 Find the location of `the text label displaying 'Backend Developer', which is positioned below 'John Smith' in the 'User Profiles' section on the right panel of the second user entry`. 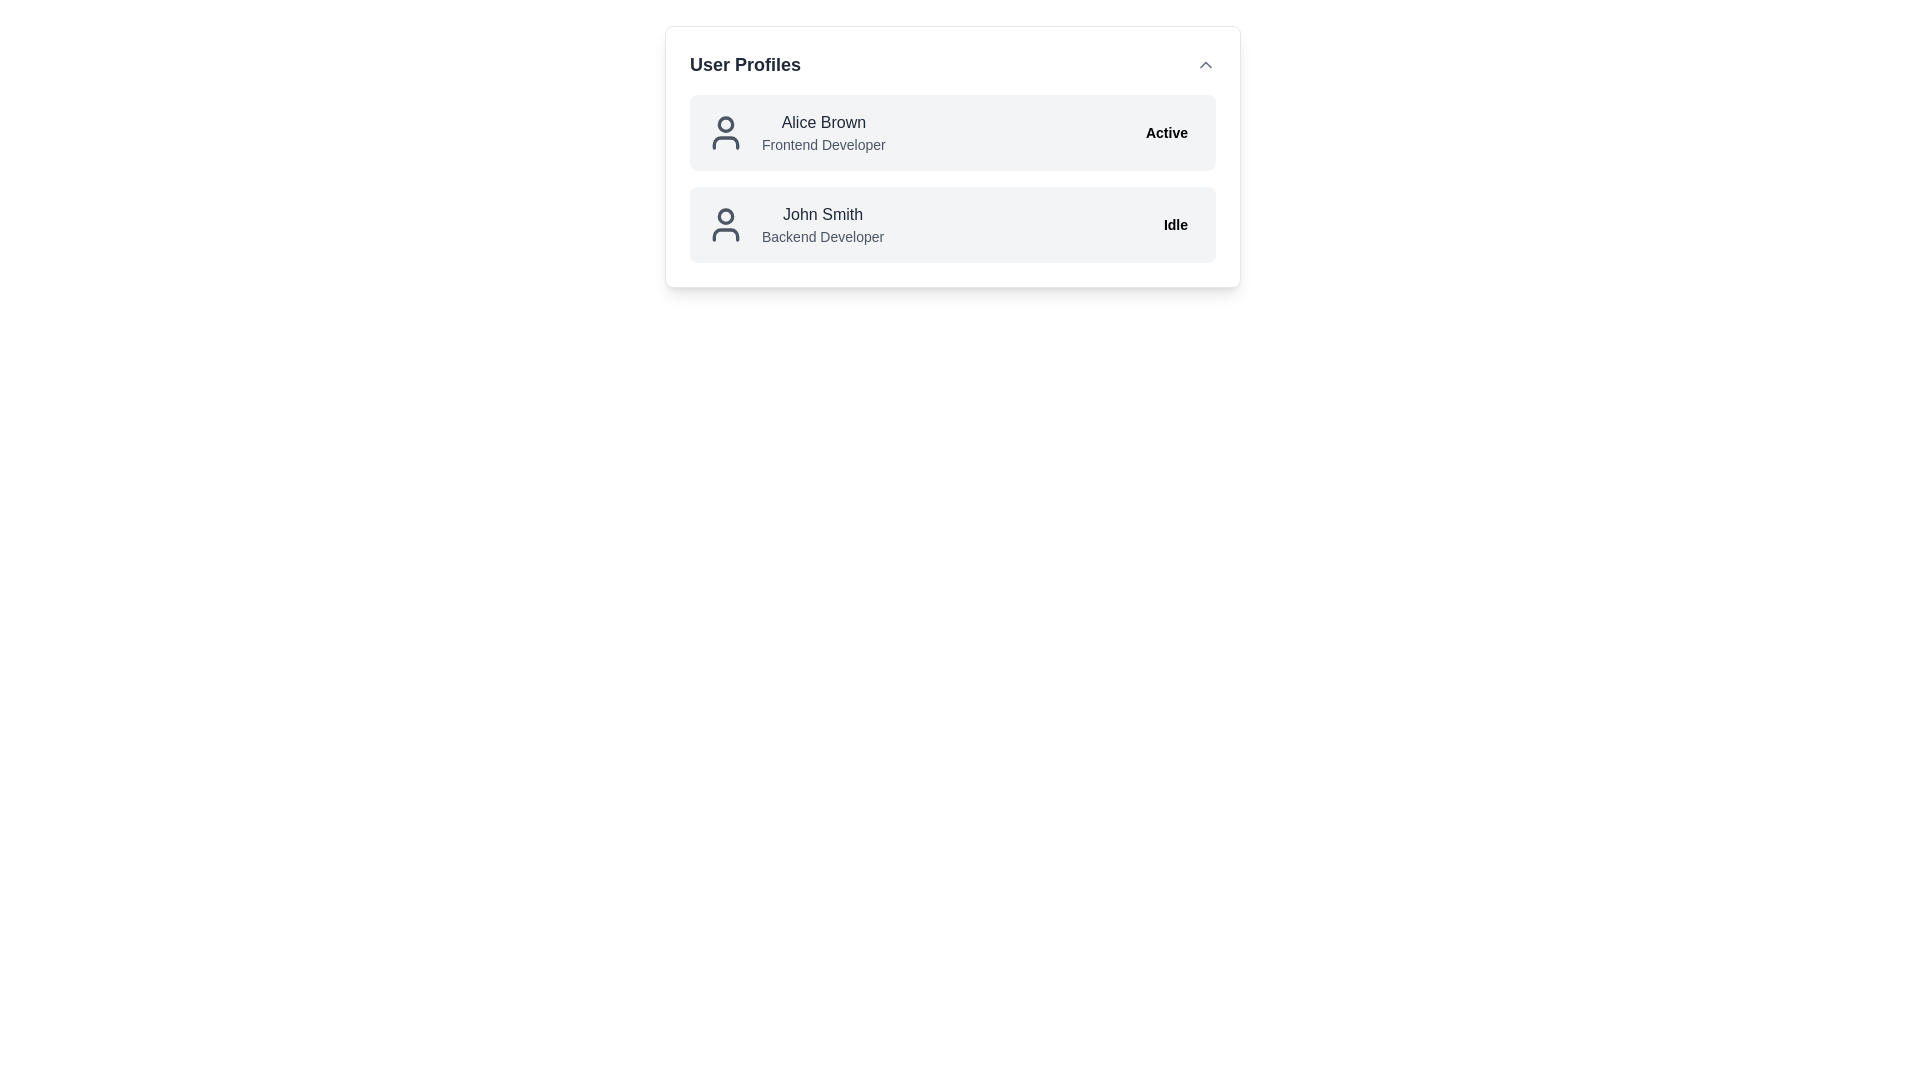

the text label displaying 'Backend Developer', which is positioned below 'John Smith' in the 'User Profiles' section on the right panel of the second user entry is located at coordinates (823, 235).